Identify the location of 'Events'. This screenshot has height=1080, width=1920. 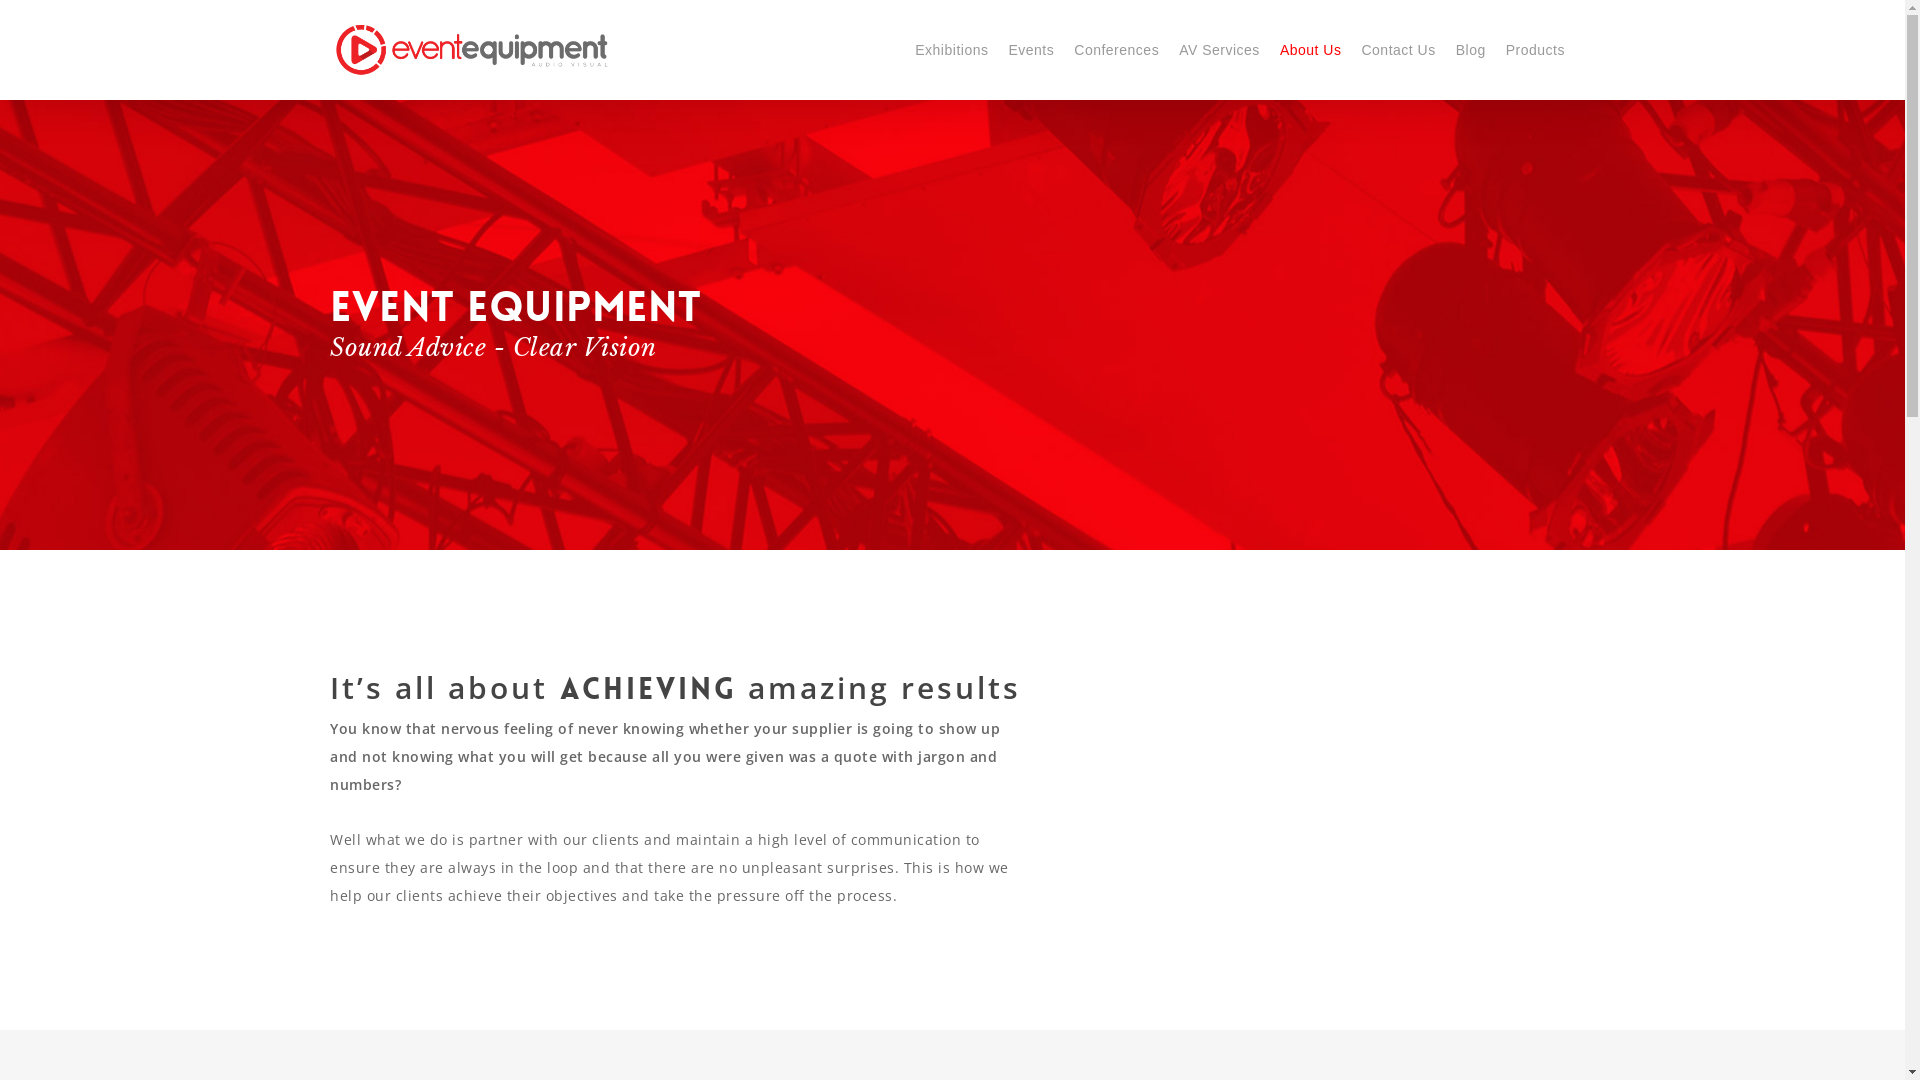
(998, 49).